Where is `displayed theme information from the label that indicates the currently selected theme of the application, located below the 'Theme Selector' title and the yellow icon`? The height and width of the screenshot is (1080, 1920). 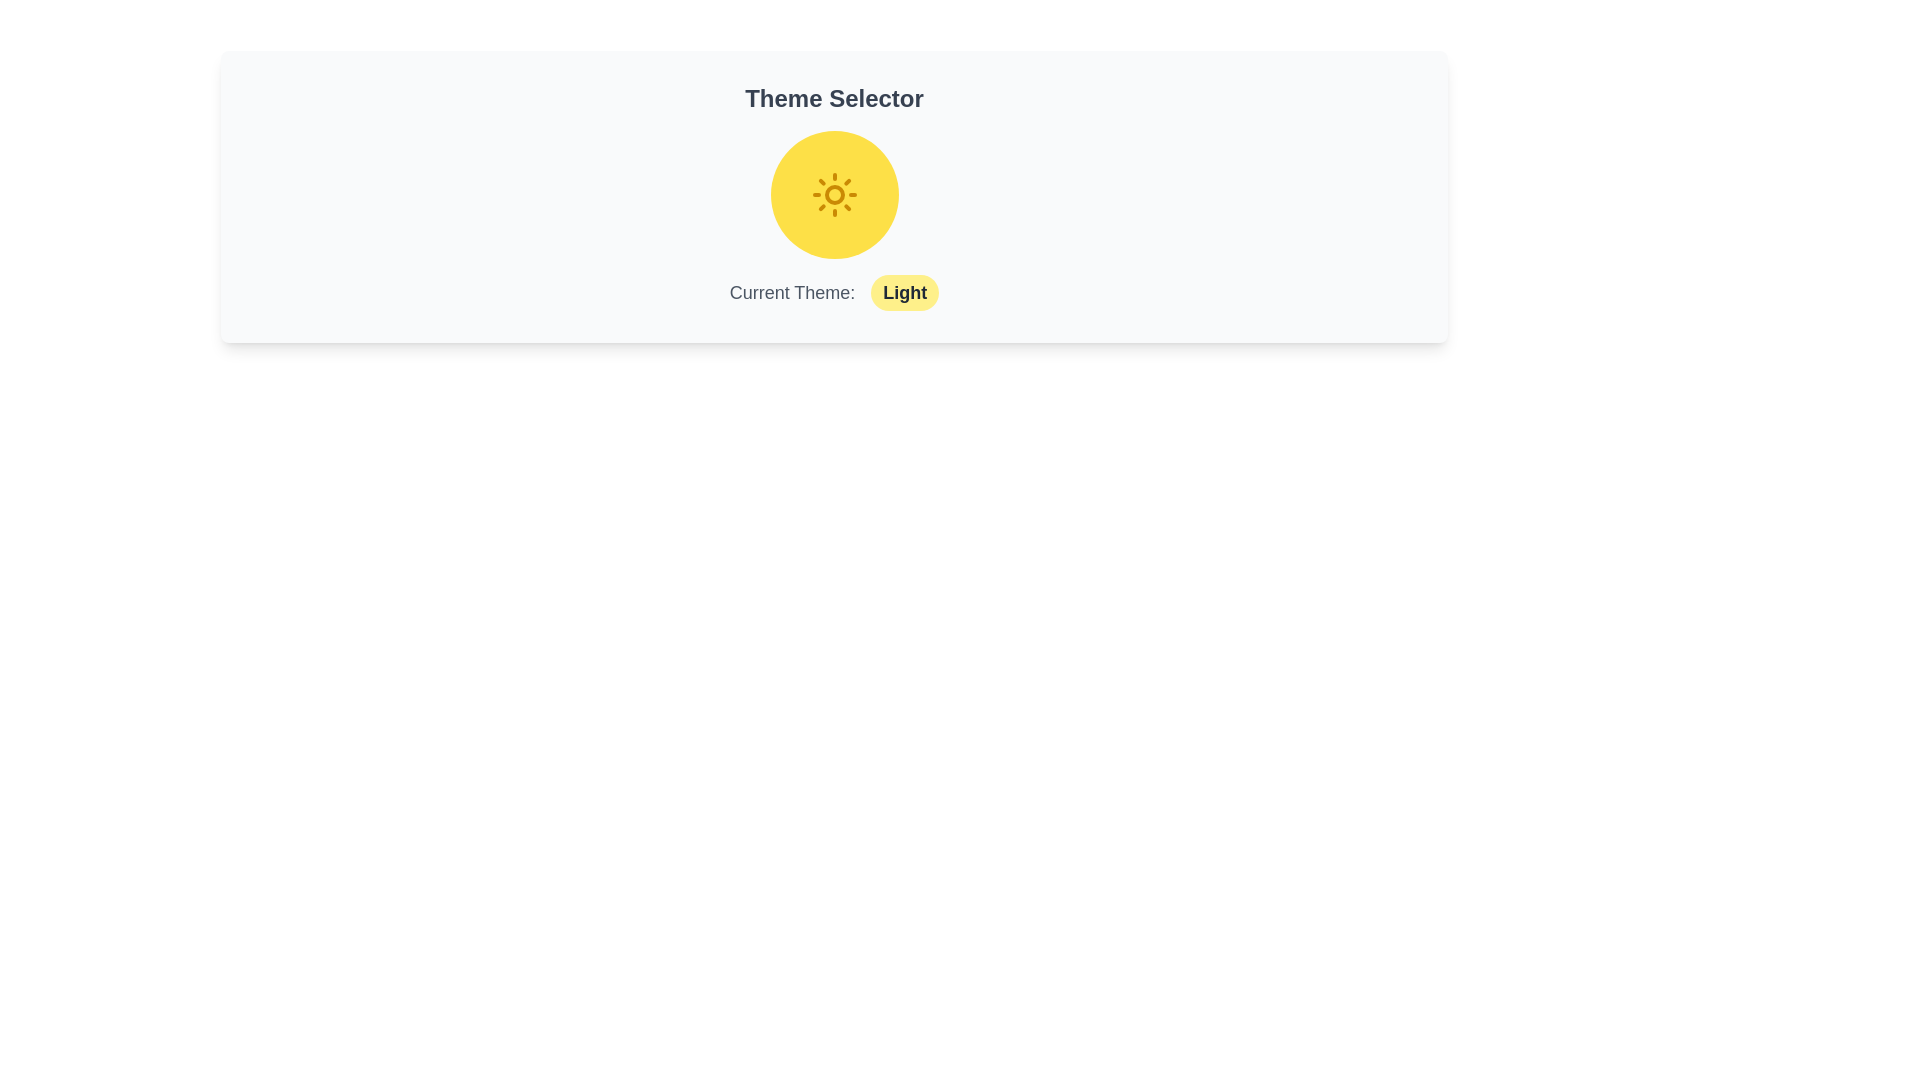 displayed theme information from the label that indicates the currently selected theme of the application, located below the 'Theme Selector' title and the yellow icon is located at coordinates (834, 293).